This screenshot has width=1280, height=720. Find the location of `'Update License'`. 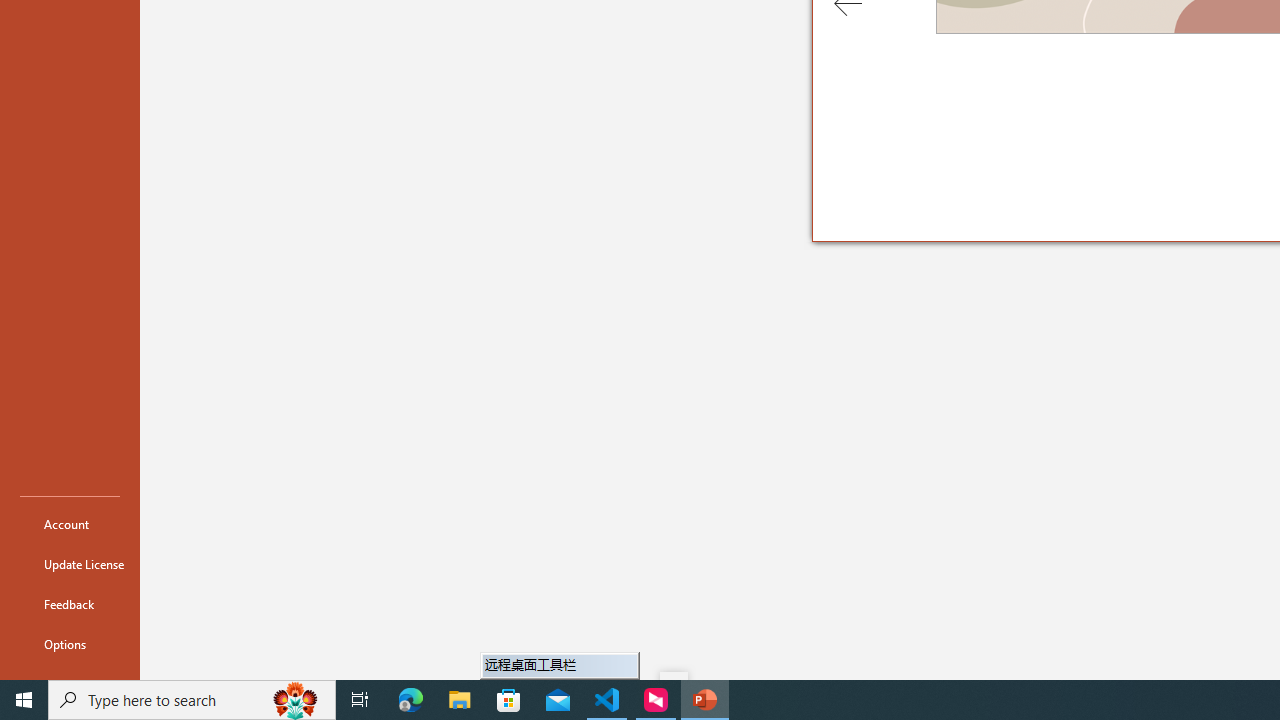

'Update License' is located at coordinates (69, 564).